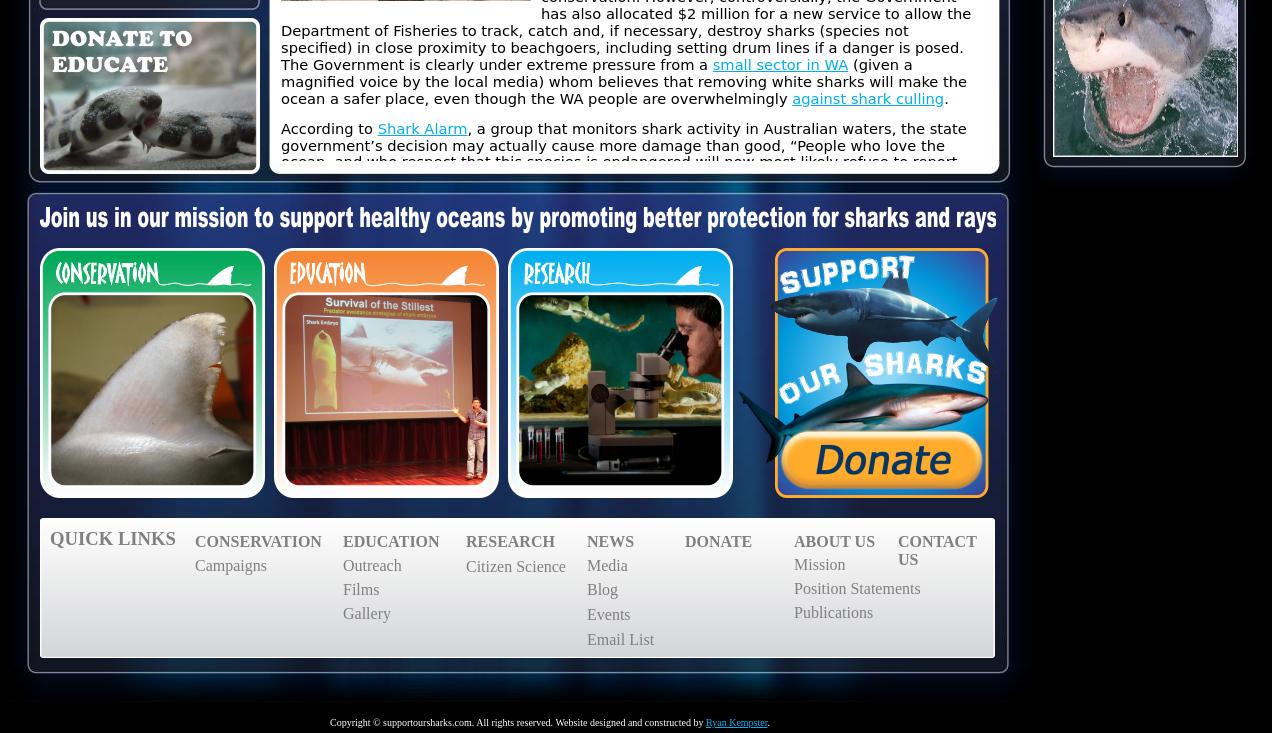 Image resolution: width=1272 pixels, height=733 pixels. Describe the element at coordinates (626, 242) in the screenshot. I see `'in an attempt to make the waters safer. From 1959 to 
			1976, the state of Hawaii culled 4,668 sharks including 554 tiger 
			sharks. No significant decrease in the rate of shark bites was 
			detected. Yet here we are 40 years on, again proposing the use of a 
			failed strategy. Pre-emptively killing sharks is simply an 
			appeasement tactic, one of emotion rather than of real science.'` at that location.